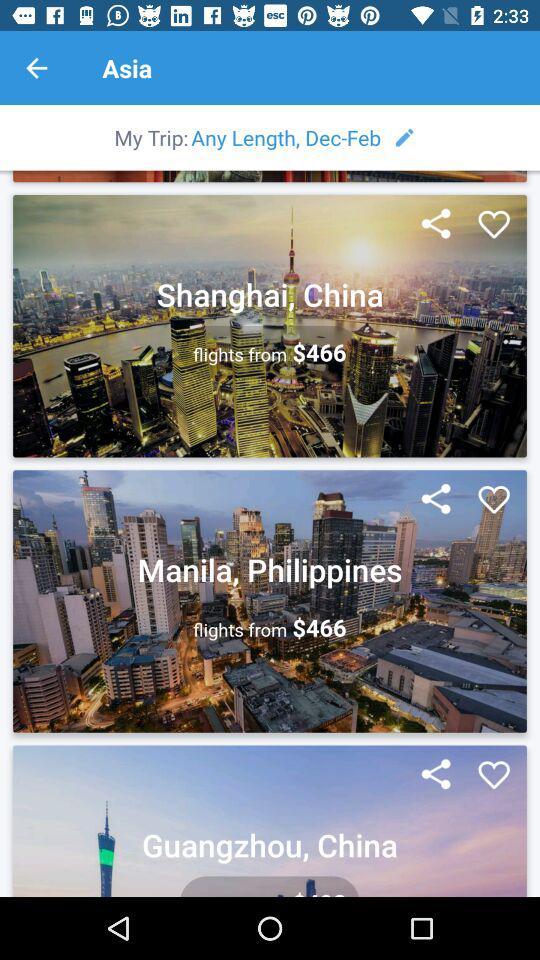 This screenshot has width=540, height=960. Describe the element at coordinates (435, 225) in the screenshot. I see `share option` at that location.